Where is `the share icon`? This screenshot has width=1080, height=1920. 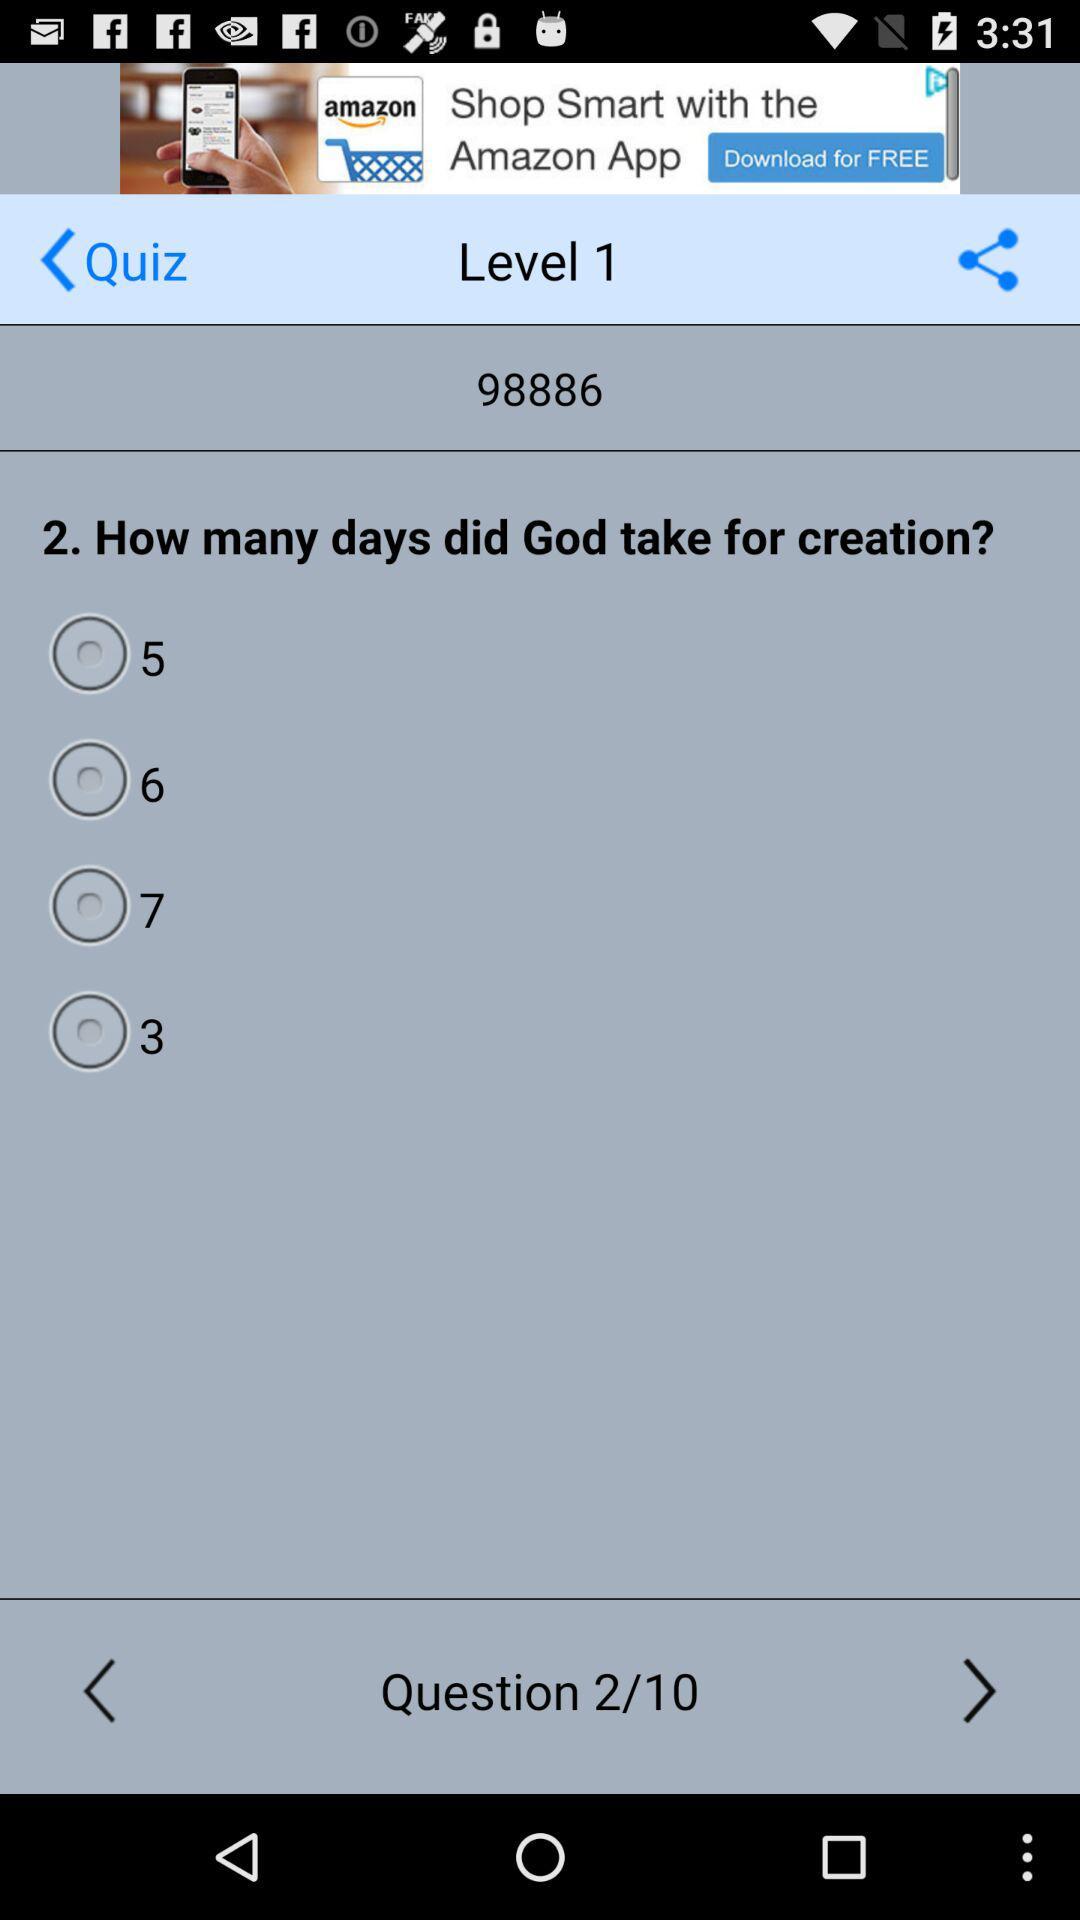 the share icon is located at coordinates (987, 277).